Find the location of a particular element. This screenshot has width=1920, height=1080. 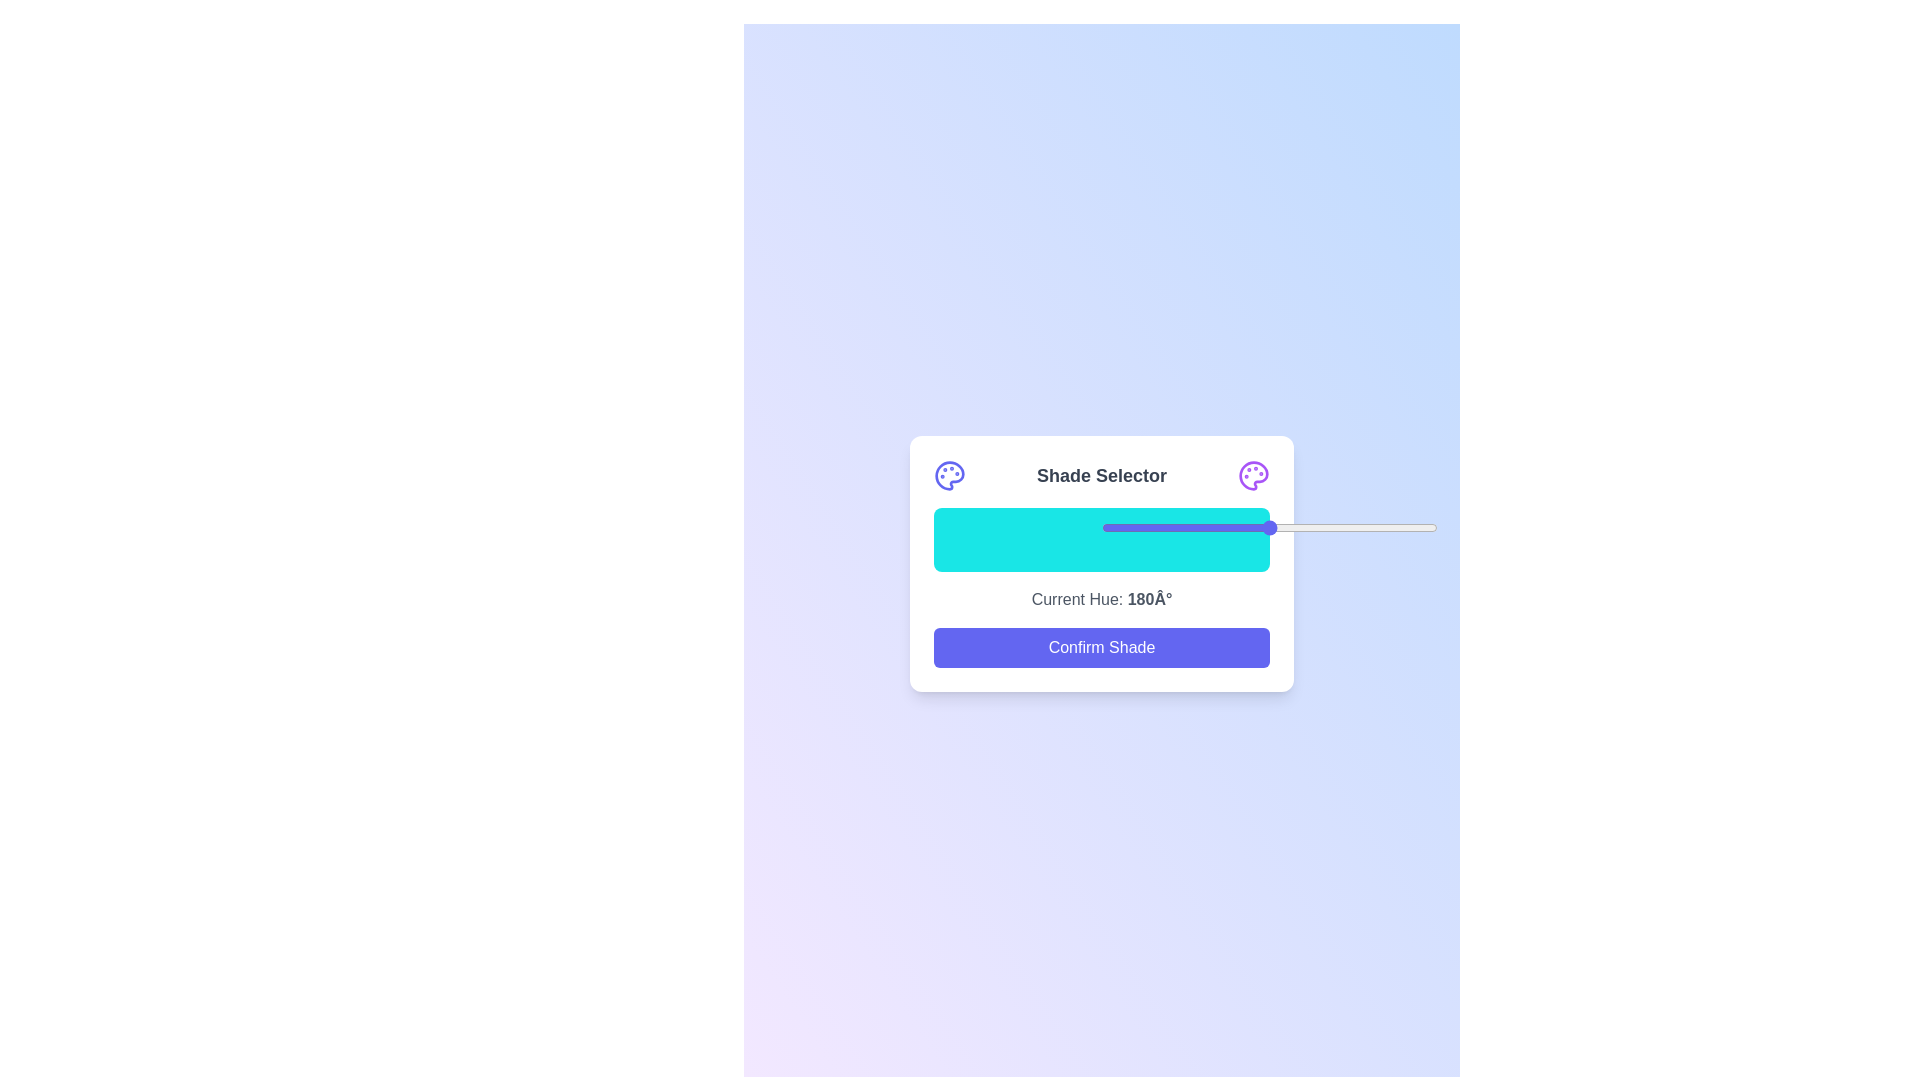

the shade slider to 24 to observe the corresponding color is located at coordinates (1014, 540).